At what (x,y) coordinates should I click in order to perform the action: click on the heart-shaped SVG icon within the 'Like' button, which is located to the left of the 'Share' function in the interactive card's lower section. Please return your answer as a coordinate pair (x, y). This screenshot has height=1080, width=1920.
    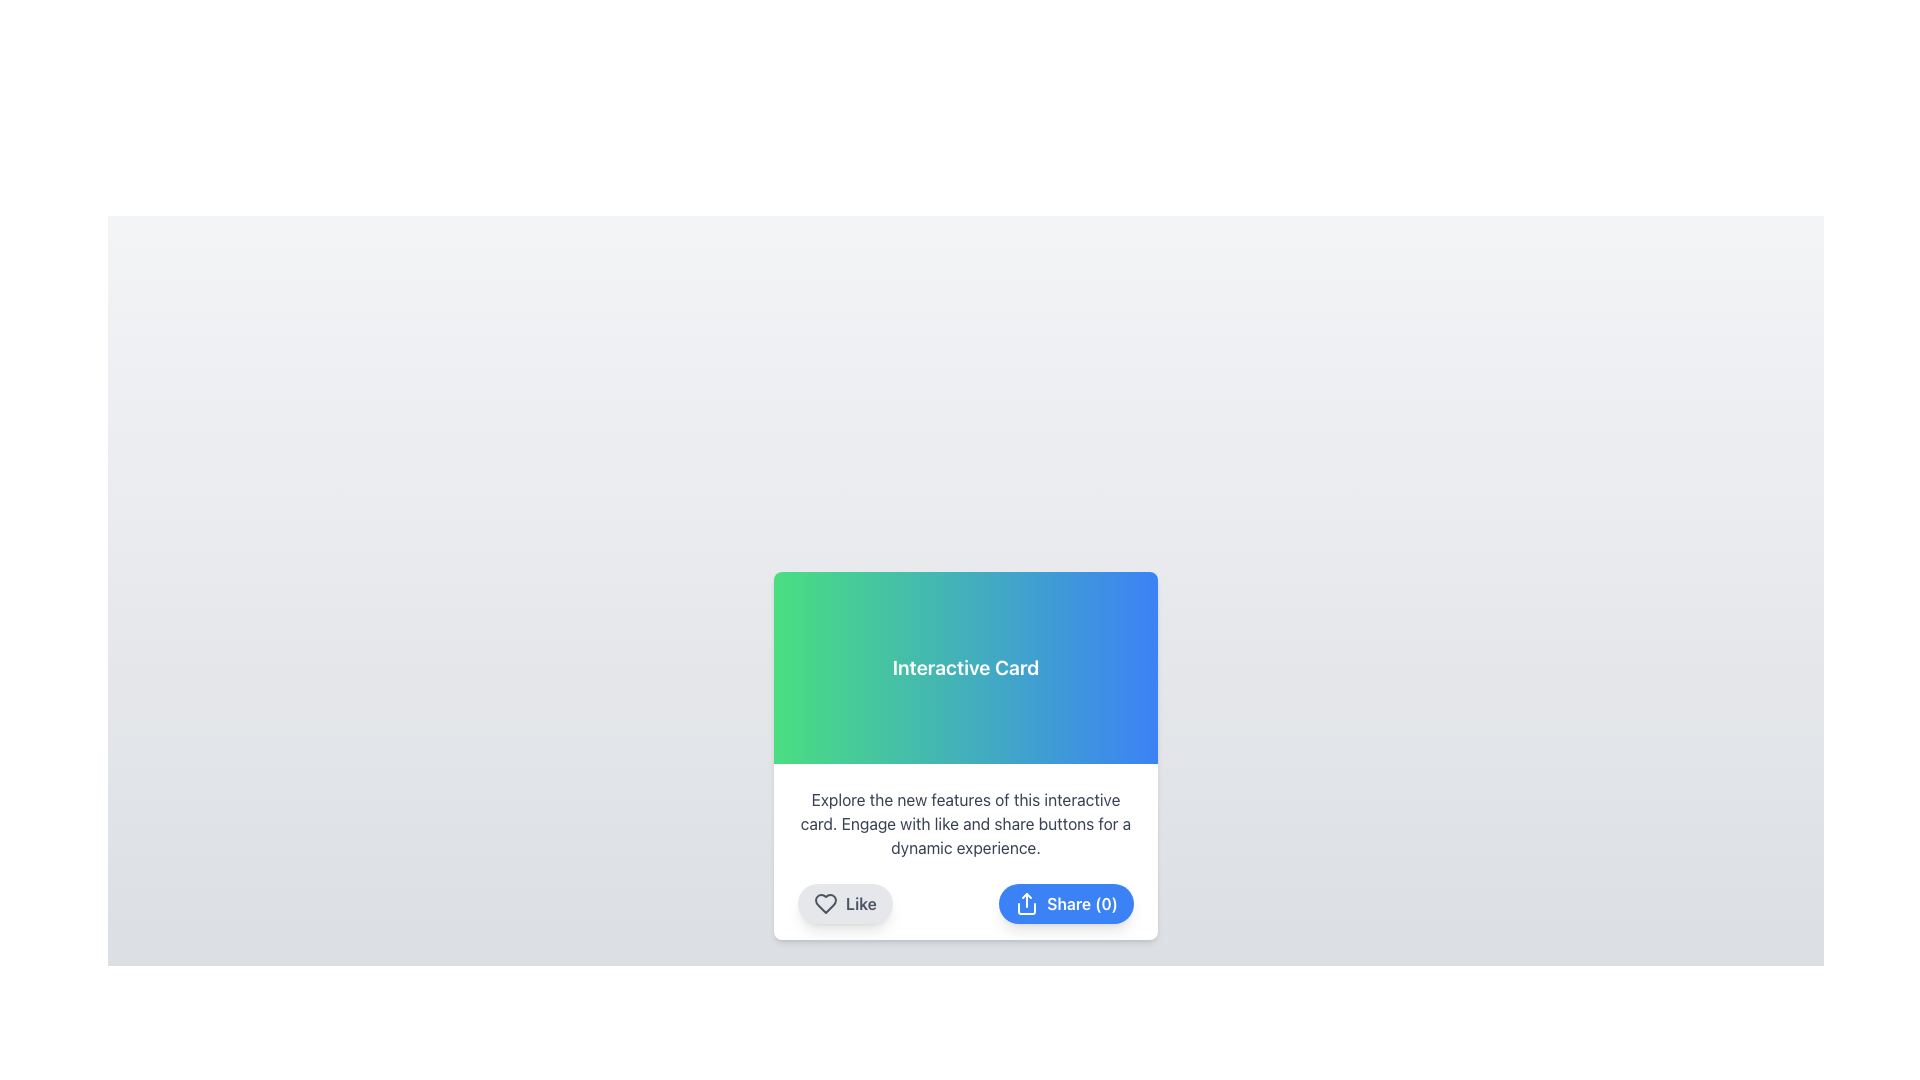
    Looking at the image, I should click on (825, 903).